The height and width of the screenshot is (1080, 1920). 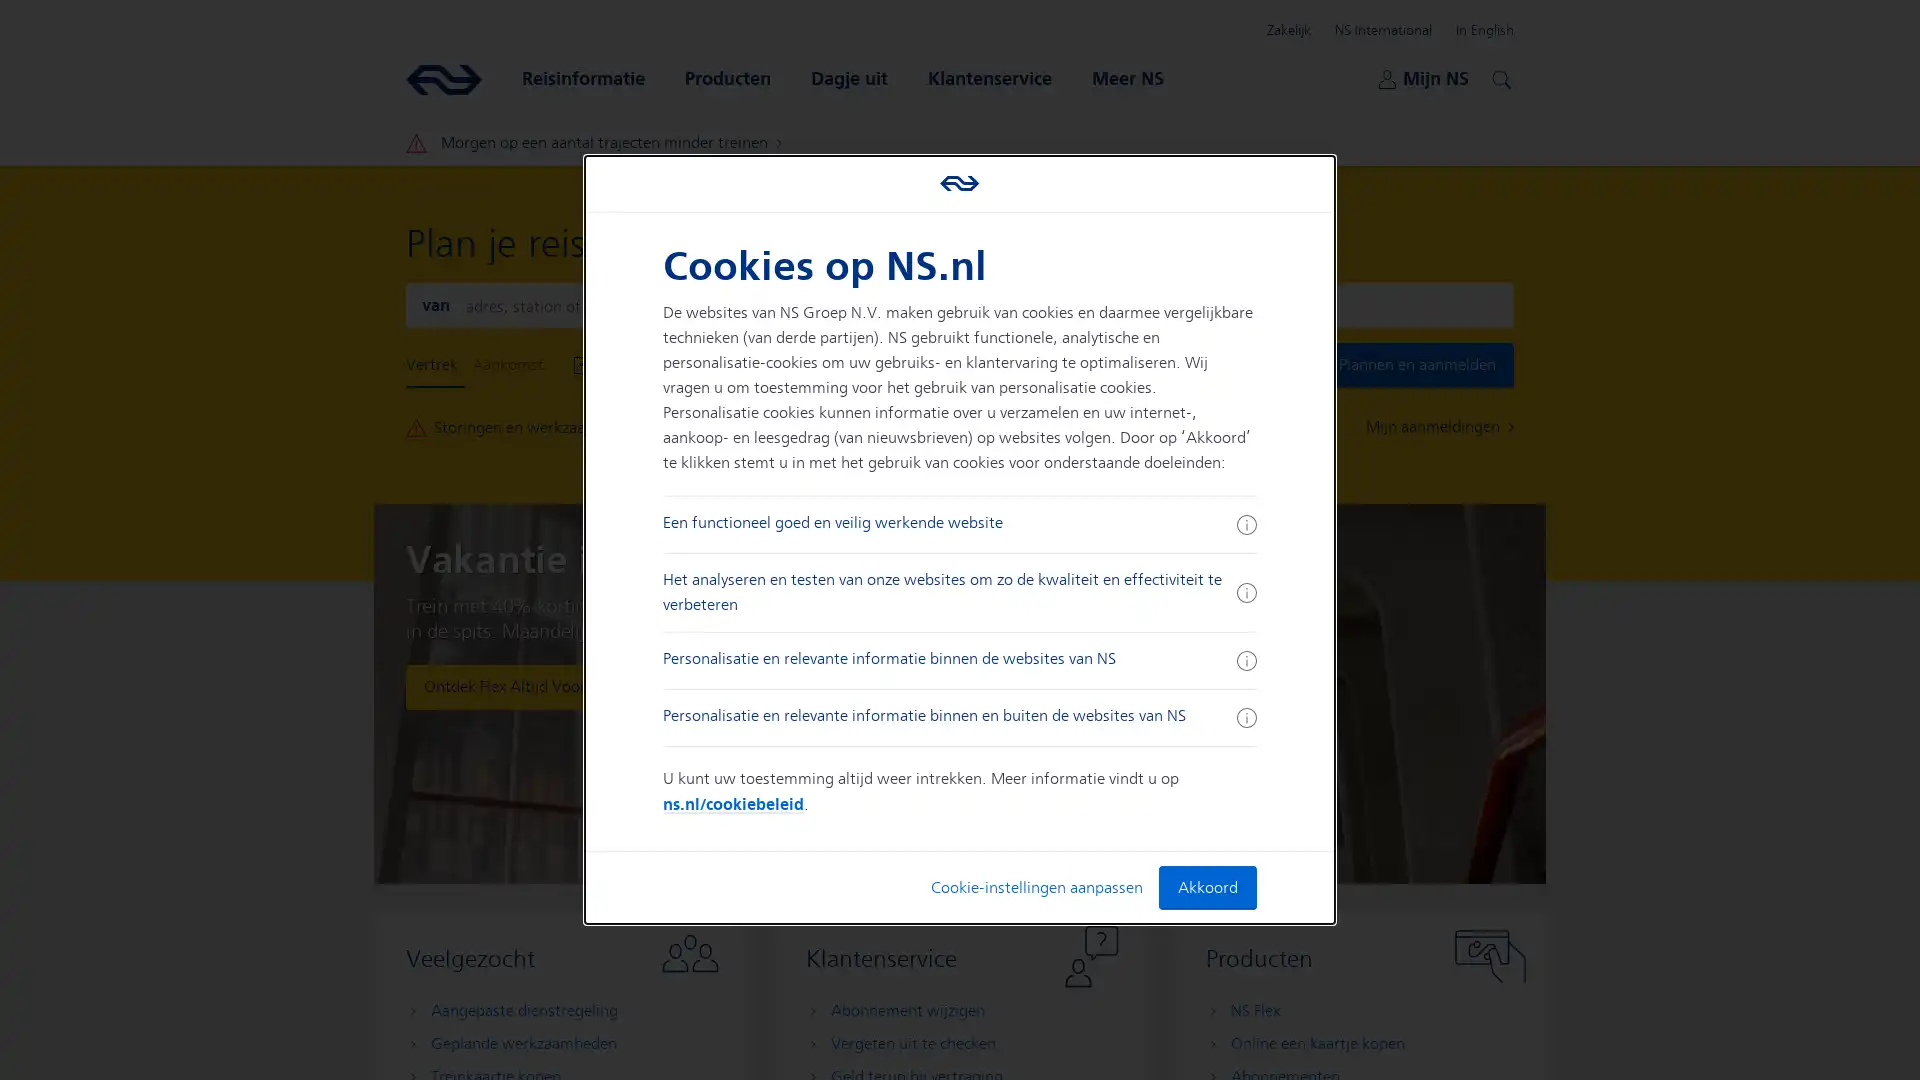 What do you see at coordinates (1245, 660) in the screenshot?
I see `Meer informatie ingeklapt` at bounding box center [1245, 660].